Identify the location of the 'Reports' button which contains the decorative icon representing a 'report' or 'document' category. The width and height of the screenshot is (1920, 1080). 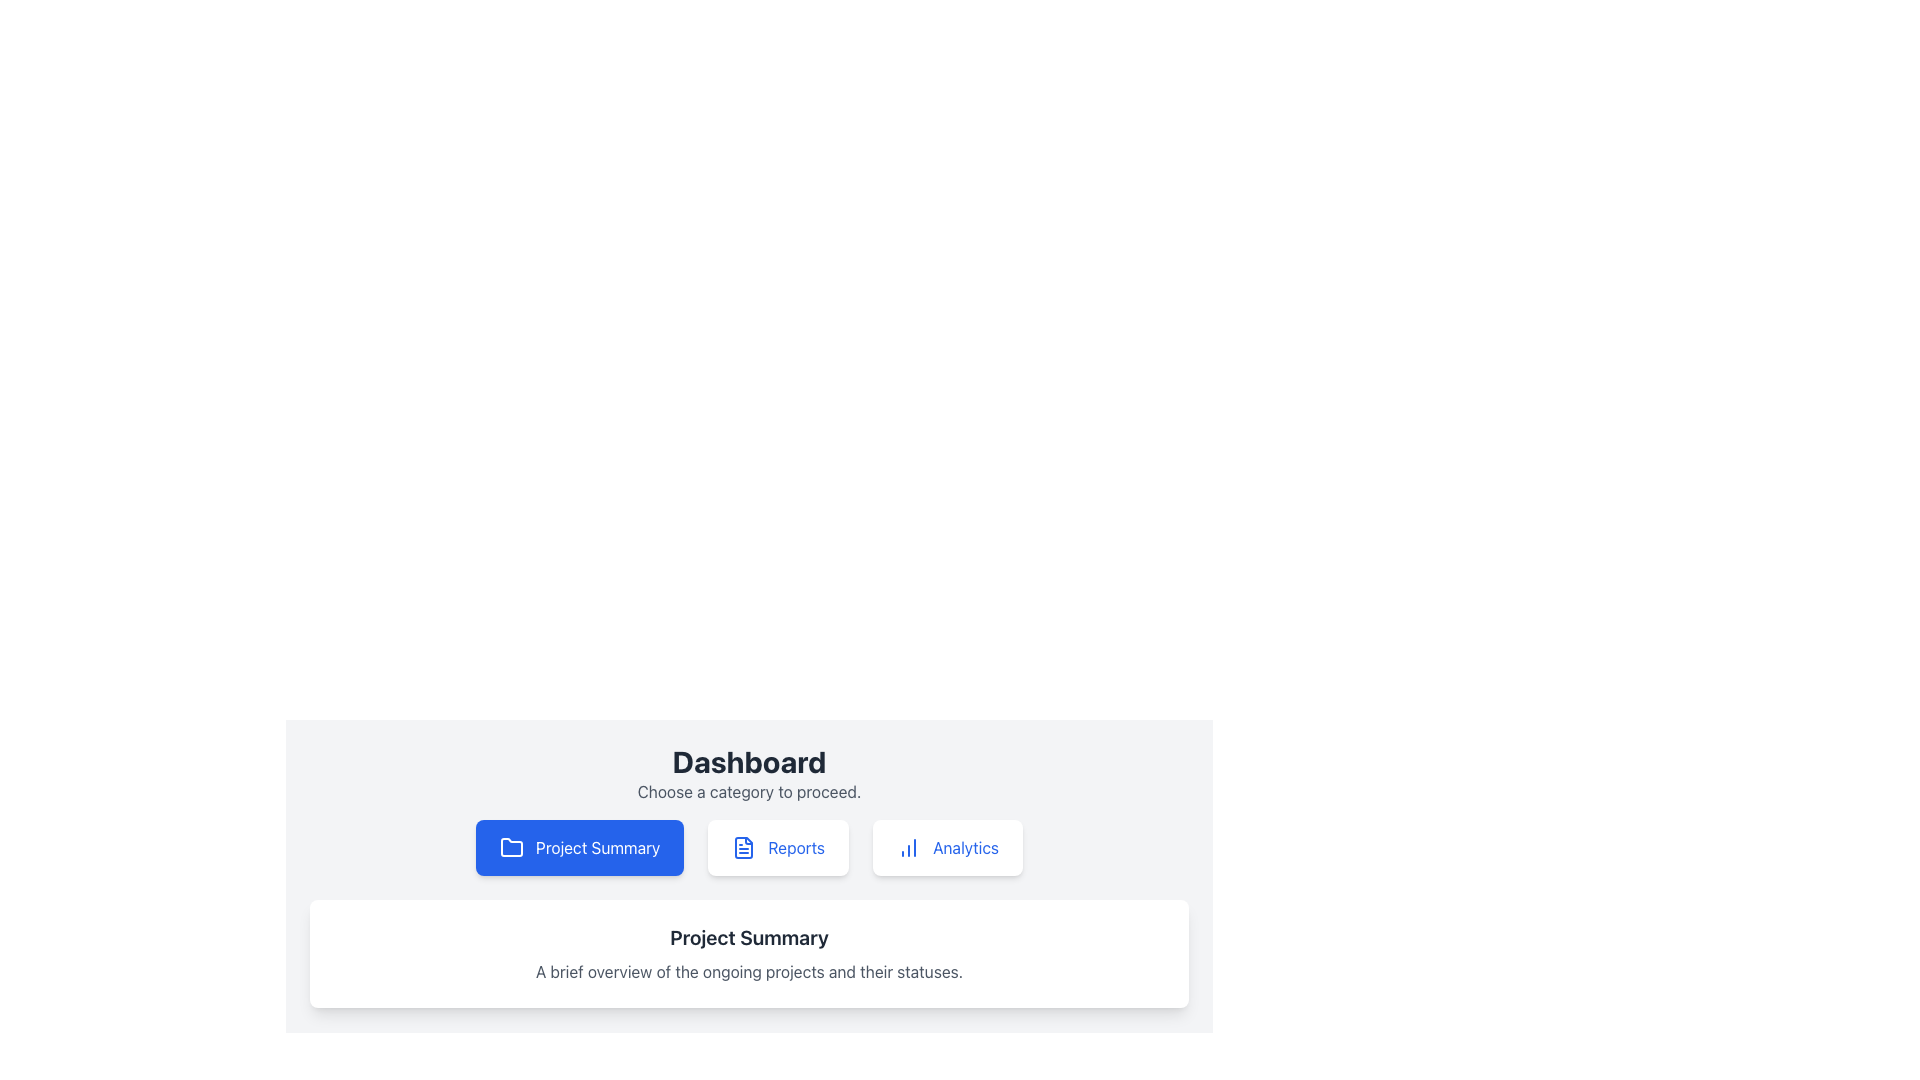
(743, 848).